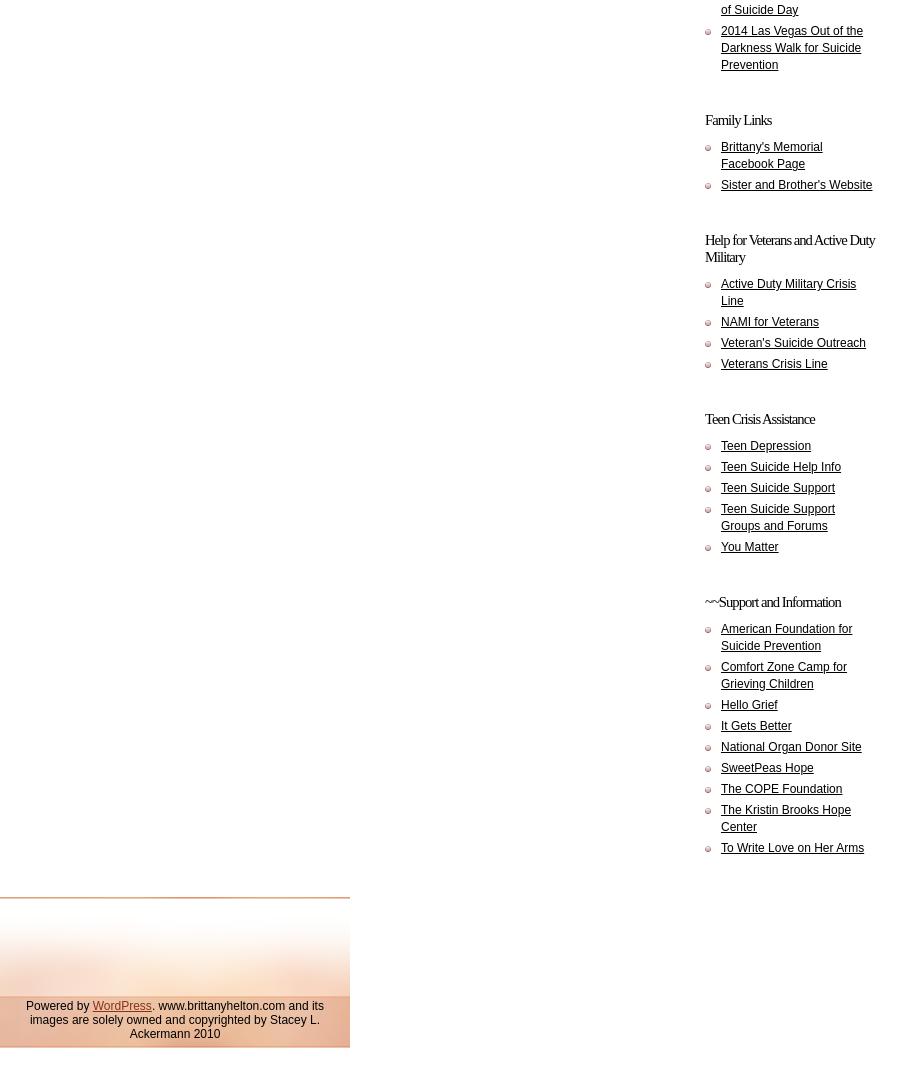  What do you see at coordinates (758, 419) in the screenshot?
I see `'Teen Crisis Assistance'` at bounding box center [758, 419].